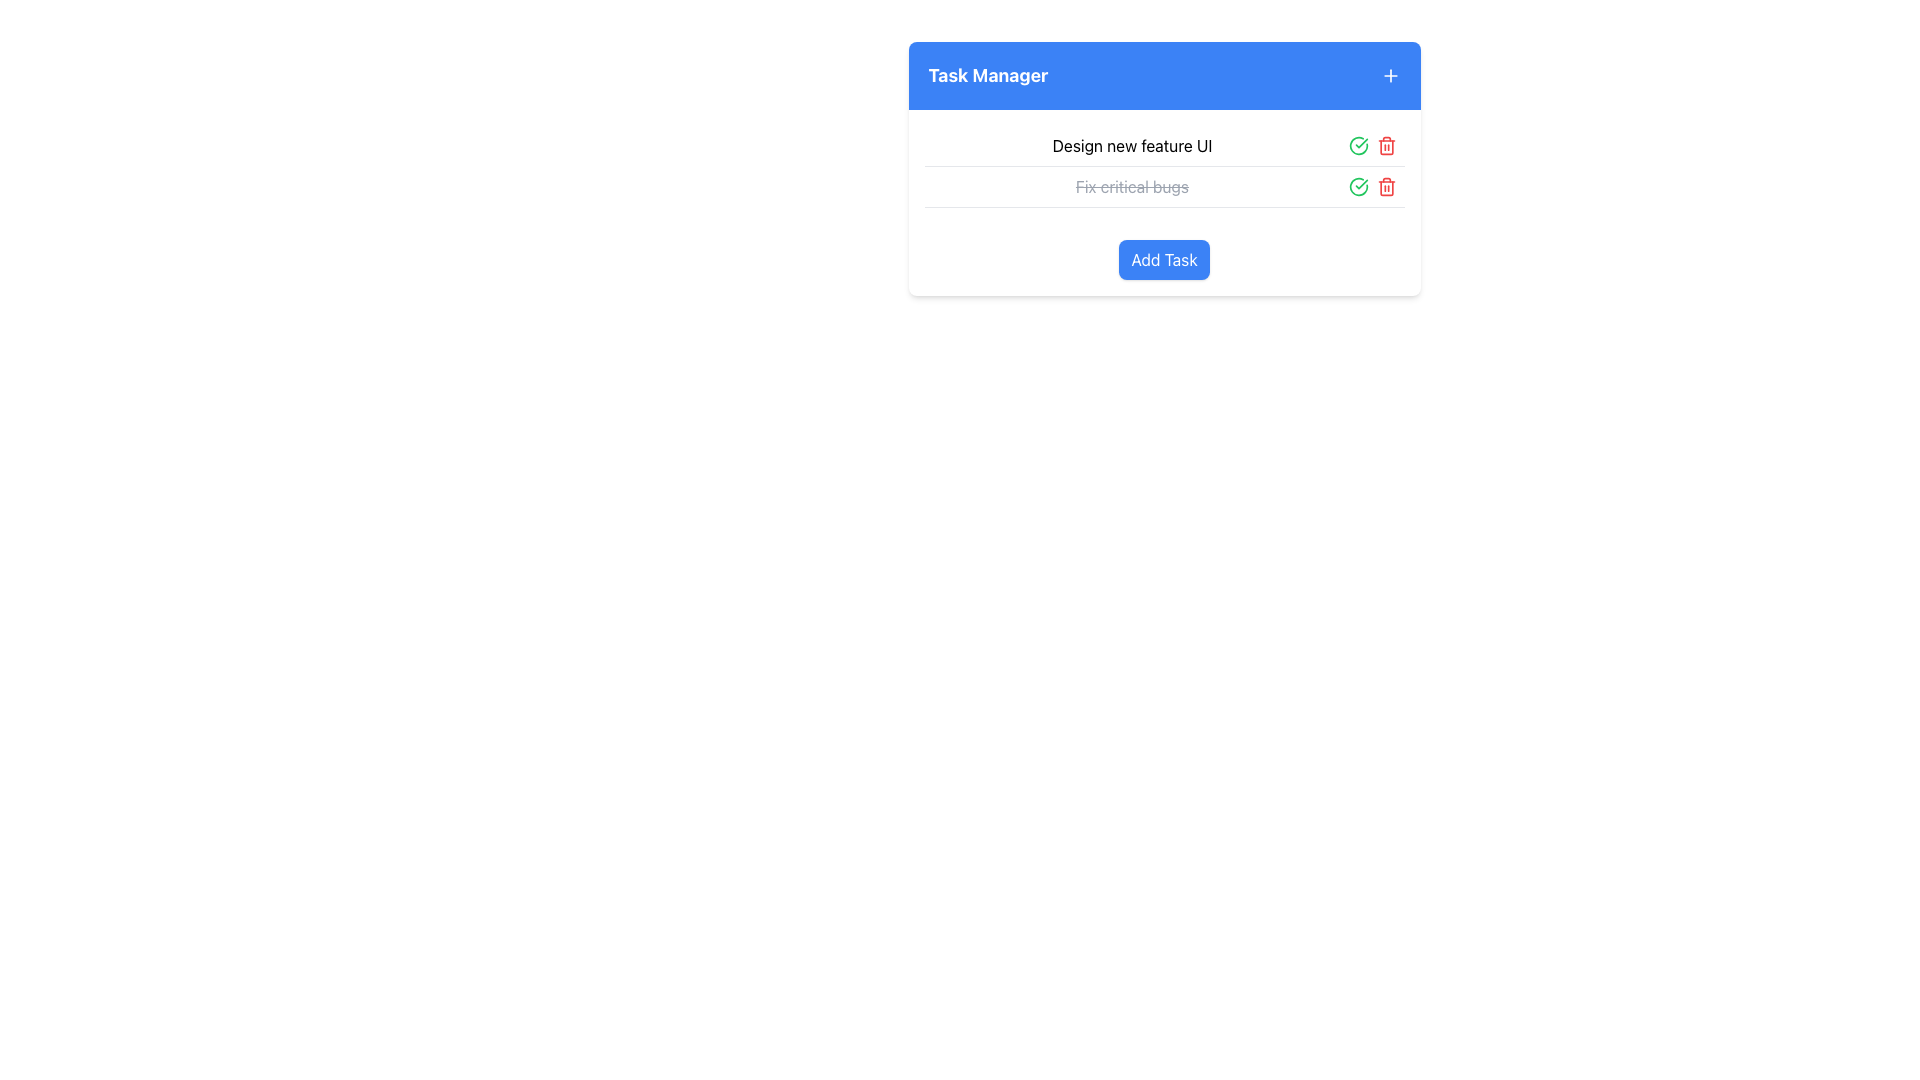 This screenshot has height=1080, width=1920. I want to click on the blue 'Add Task' button located at the bottom of the task list panel to change its appearance, so click(1164, 258).